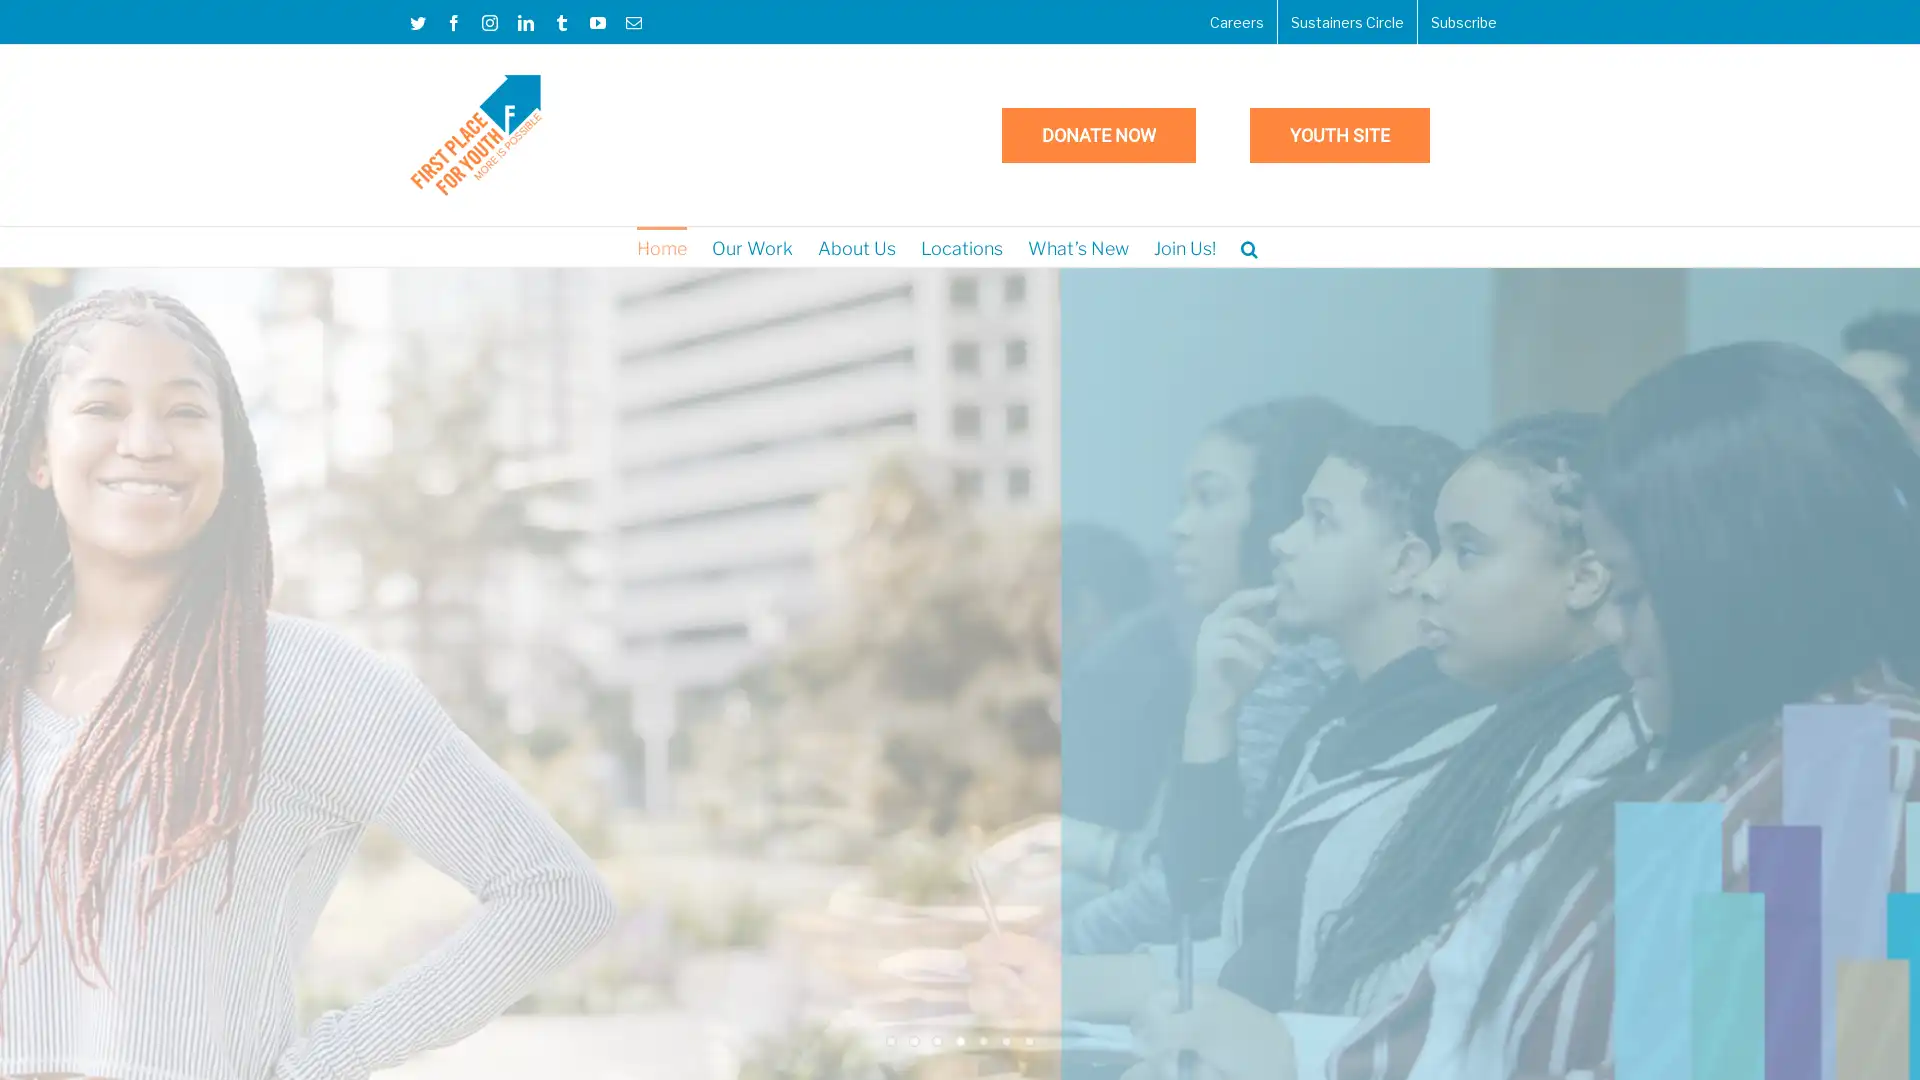 The width and height of the screenshot is (1920, 1080). Describe the element at coordinates (1248, 245) in the screenshot. I see `Search` at that location.